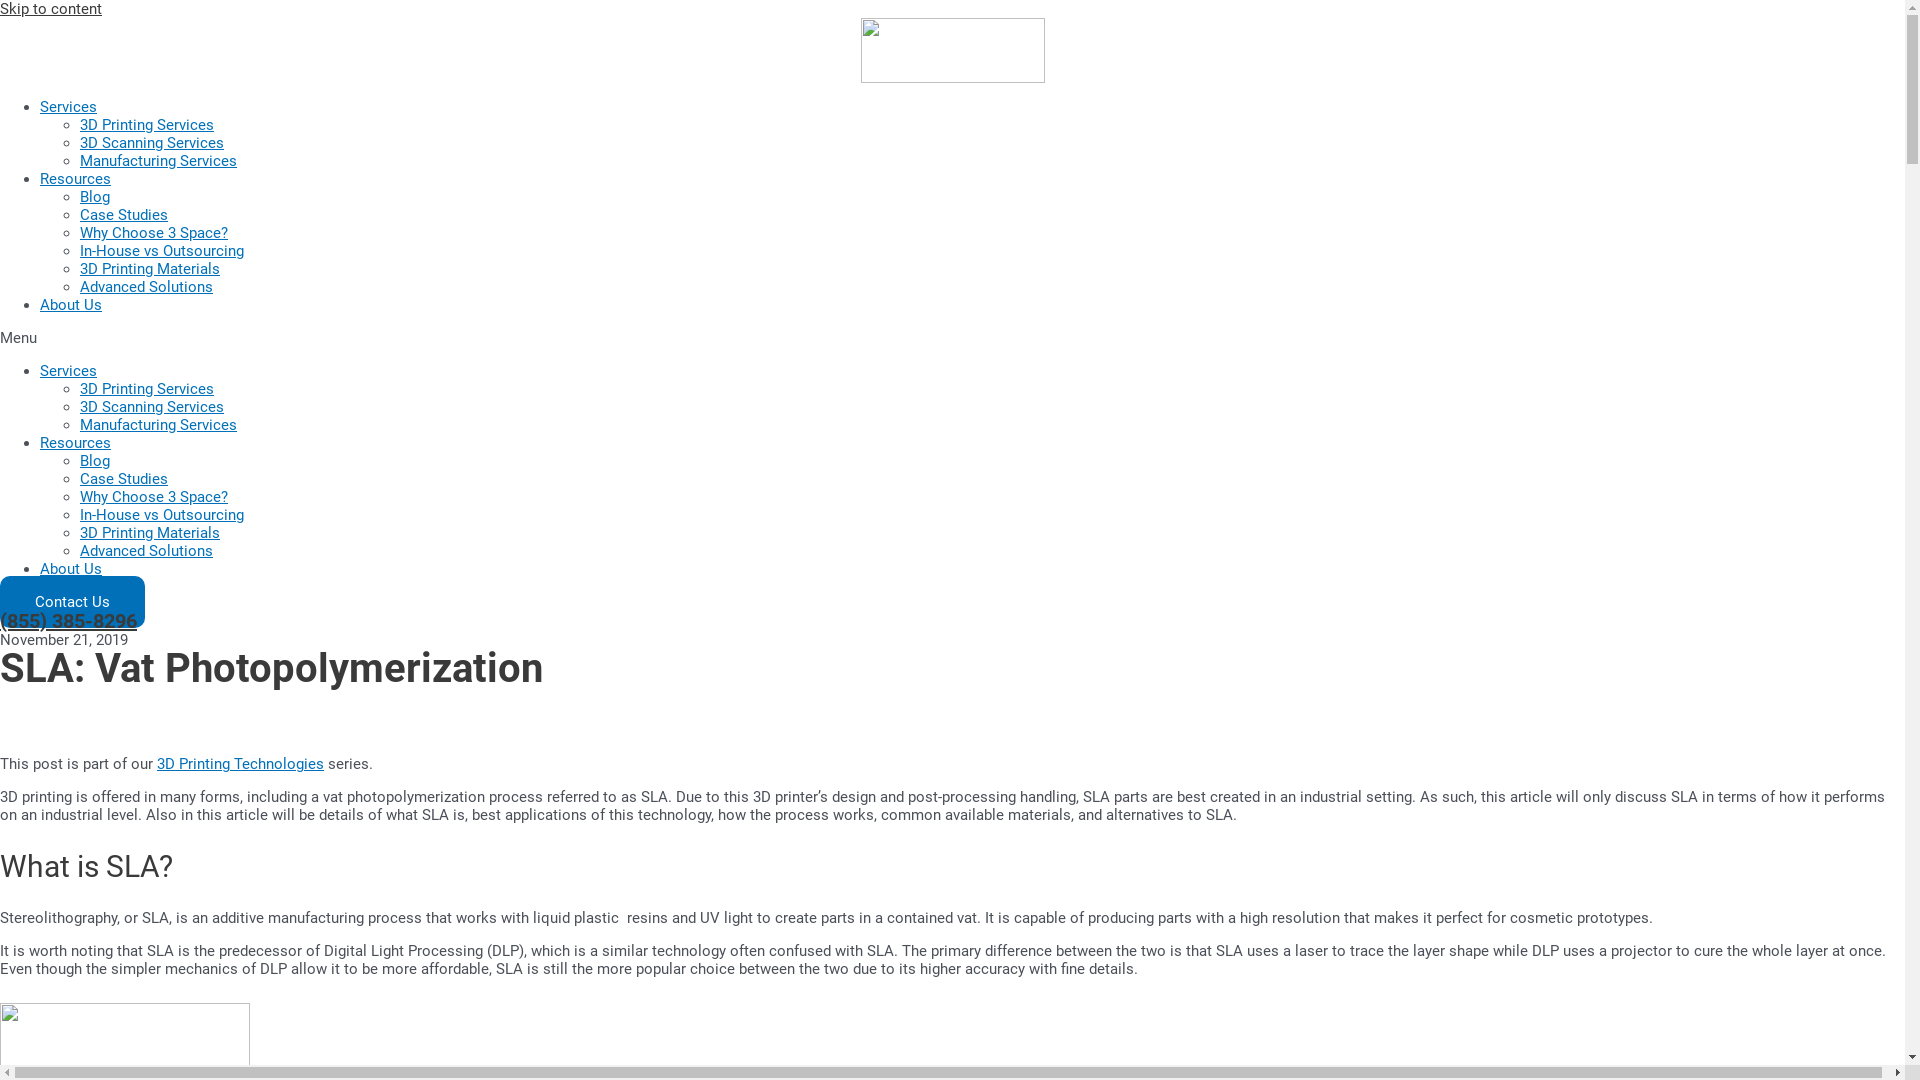  Describe the element at coordinates (146, 124) in the screenshot. I see `'3D Printing Services'` at that location.